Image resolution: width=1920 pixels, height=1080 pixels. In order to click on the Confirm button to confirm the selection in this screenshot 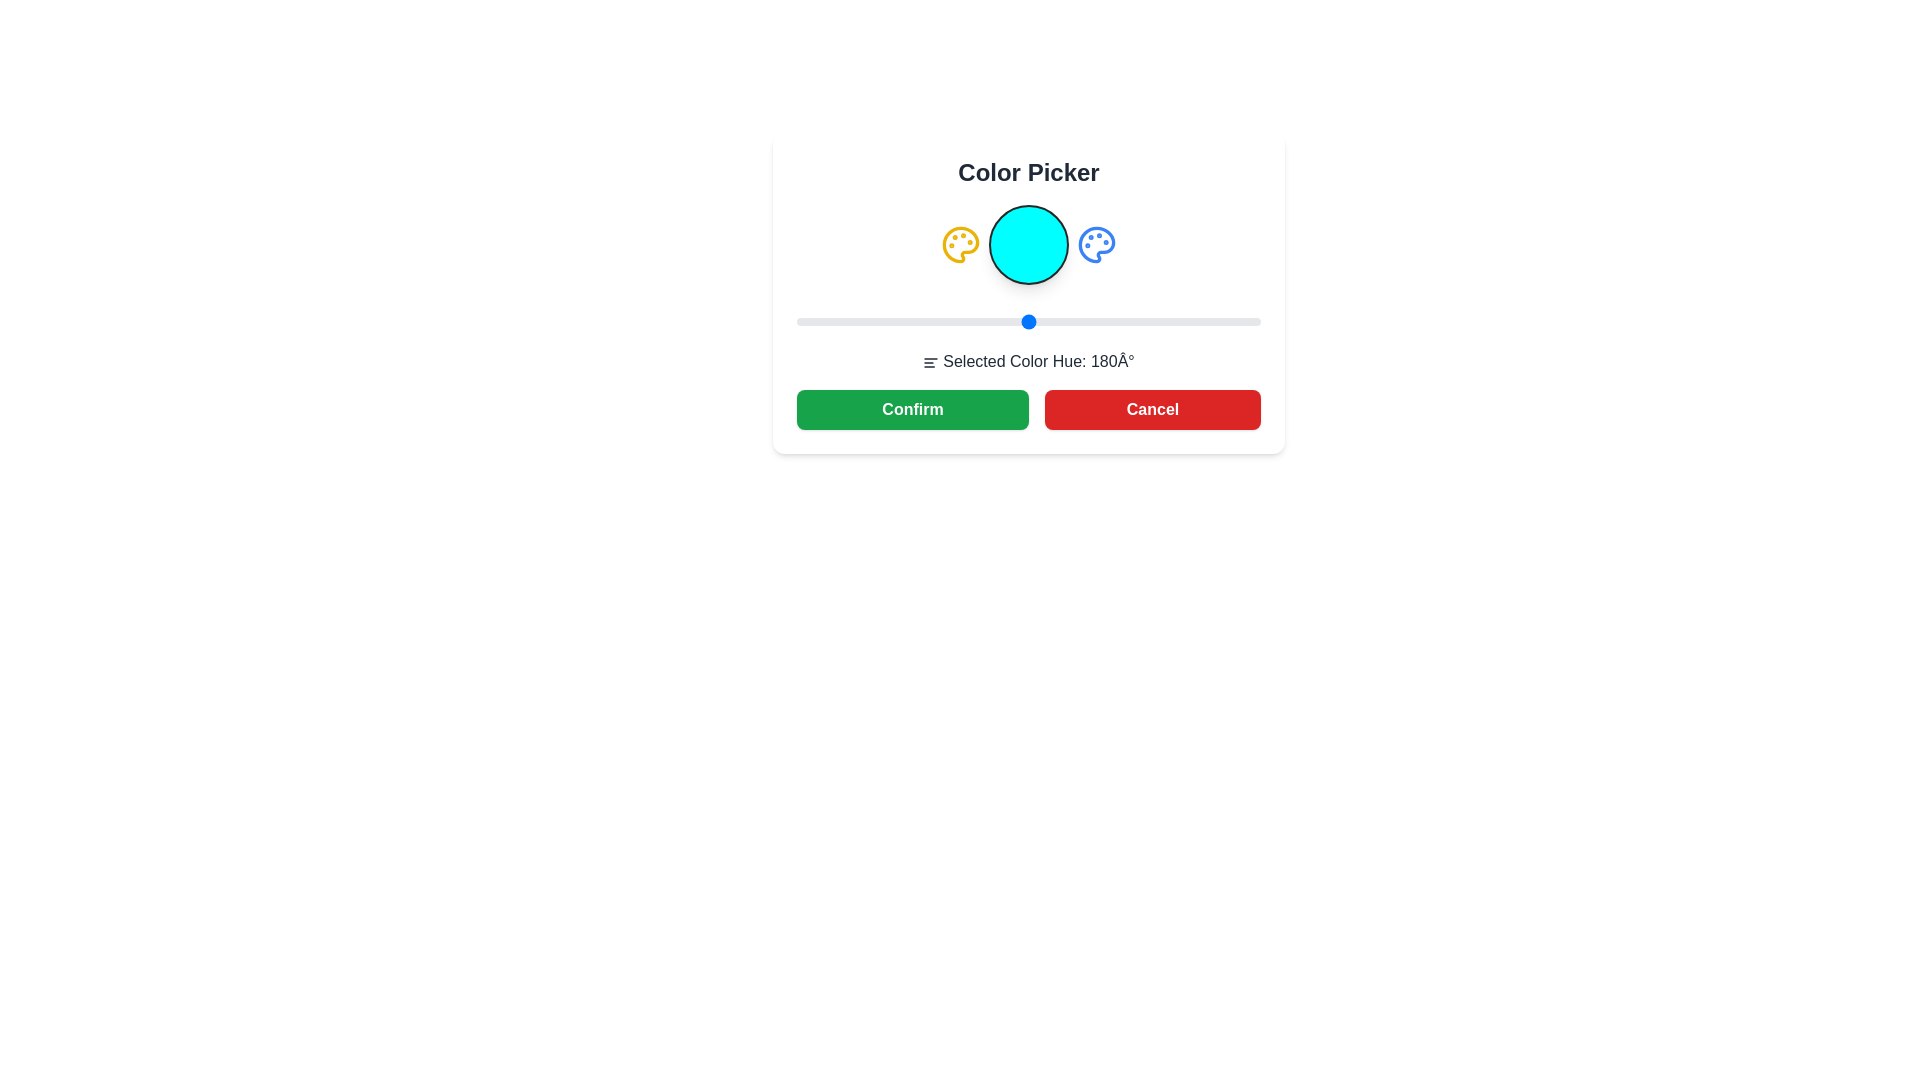, I will do `click(911, 408)`.